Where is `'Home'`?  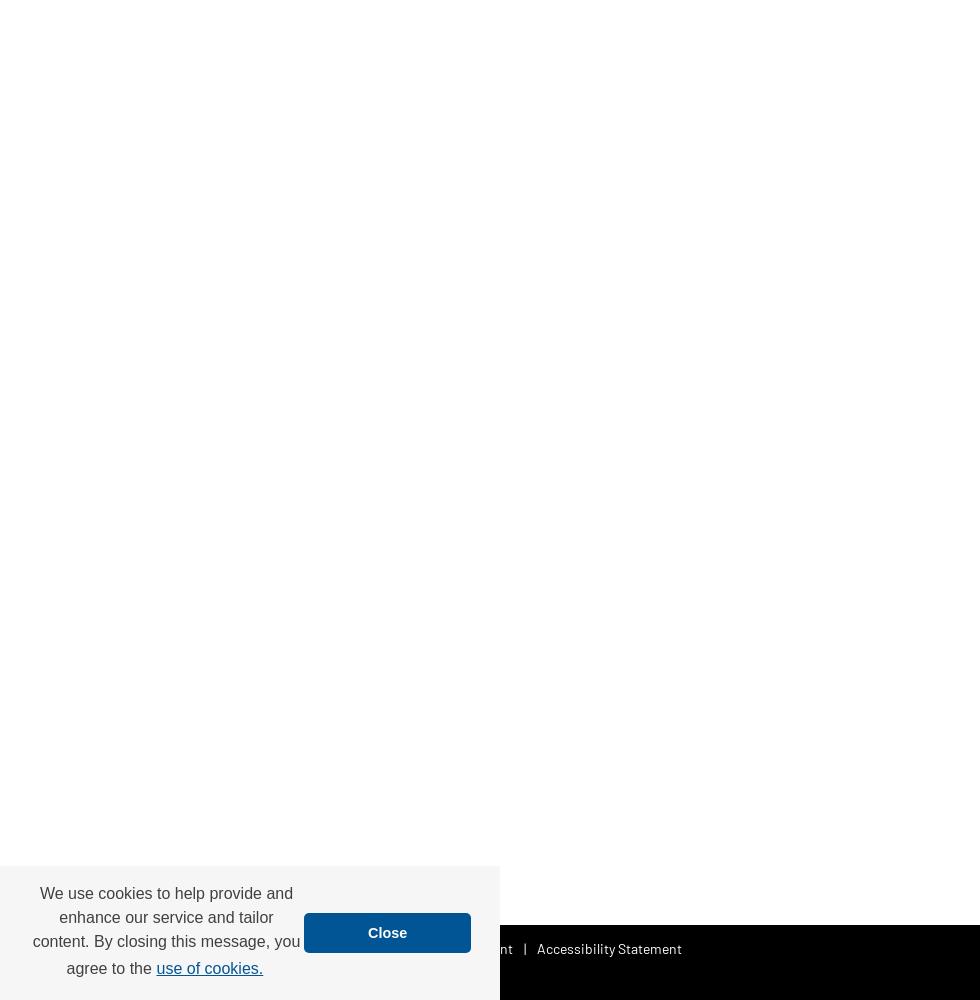 'Home' is located at coordinates (289, 946).